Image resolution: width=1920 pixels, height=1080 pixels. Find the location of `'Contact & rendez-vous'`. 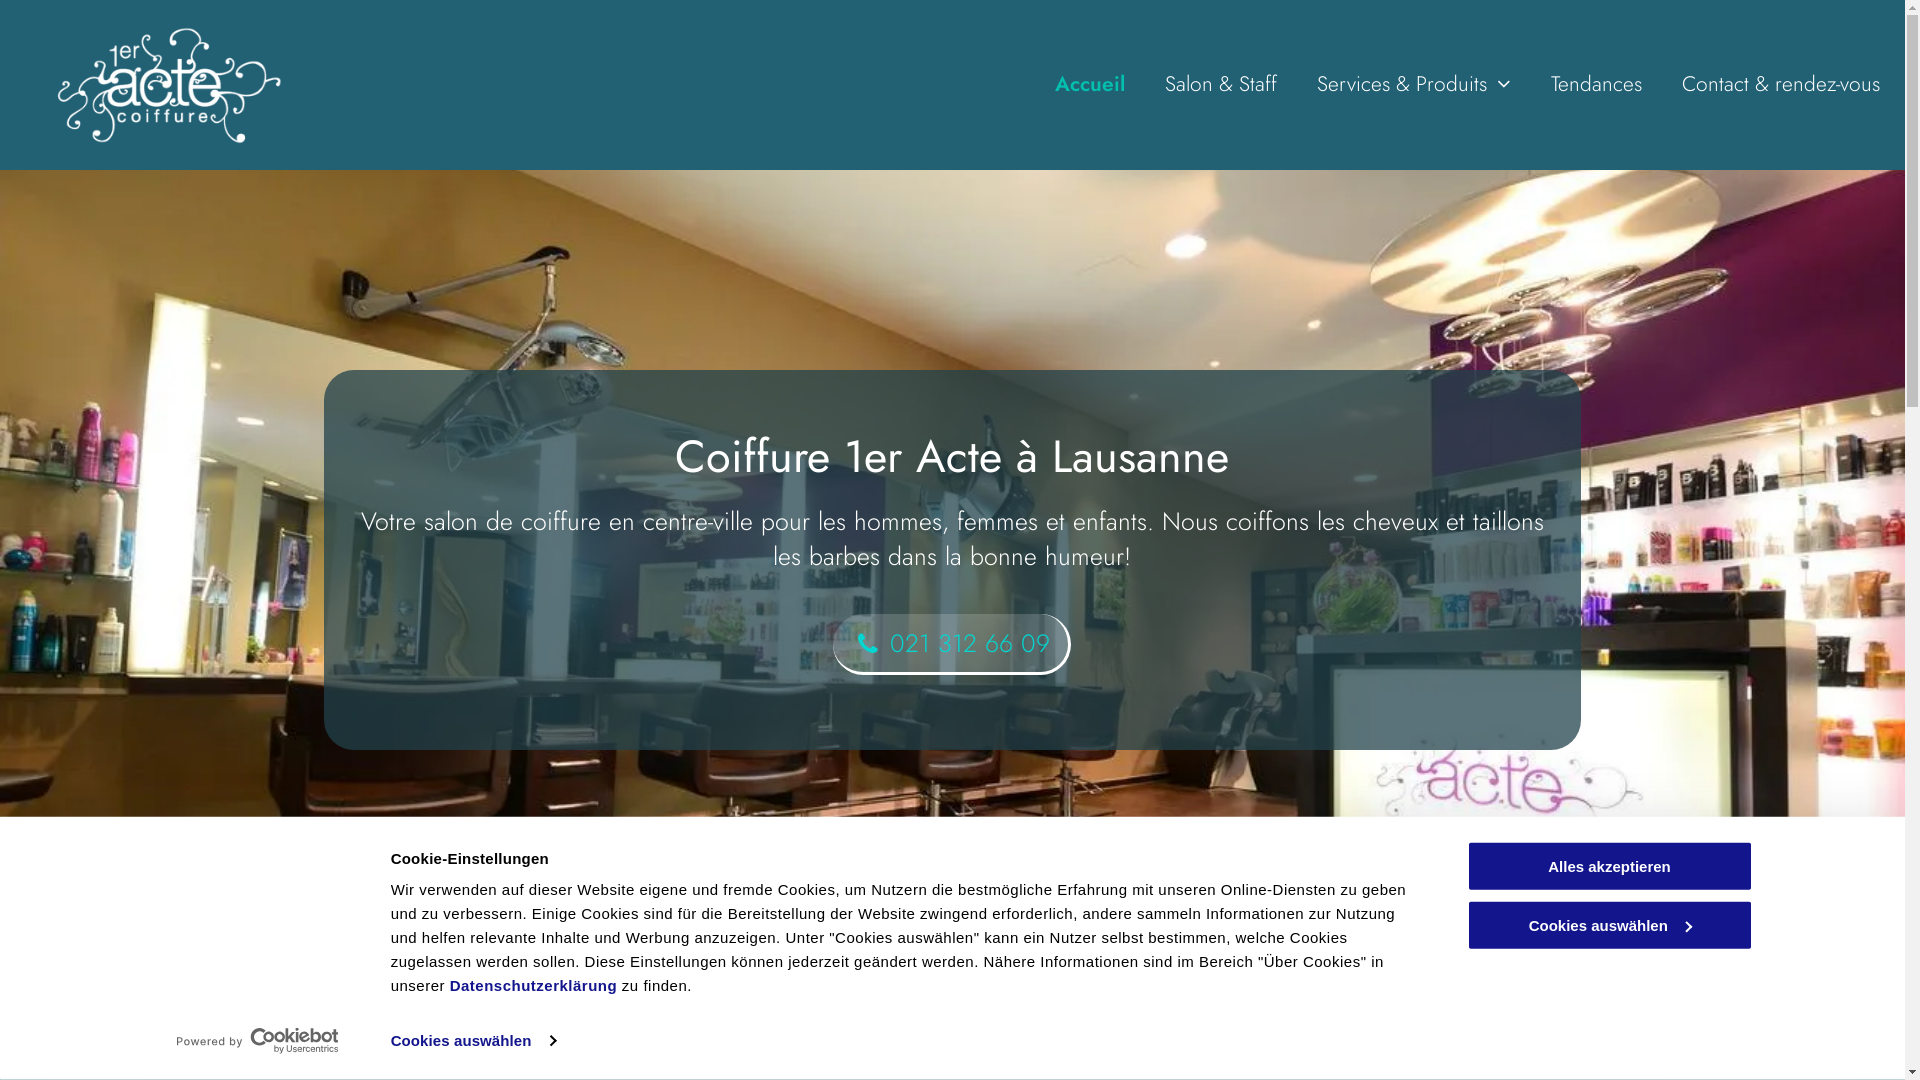

'Contact & rendez-vous' is located at coordinates (1780, 83).